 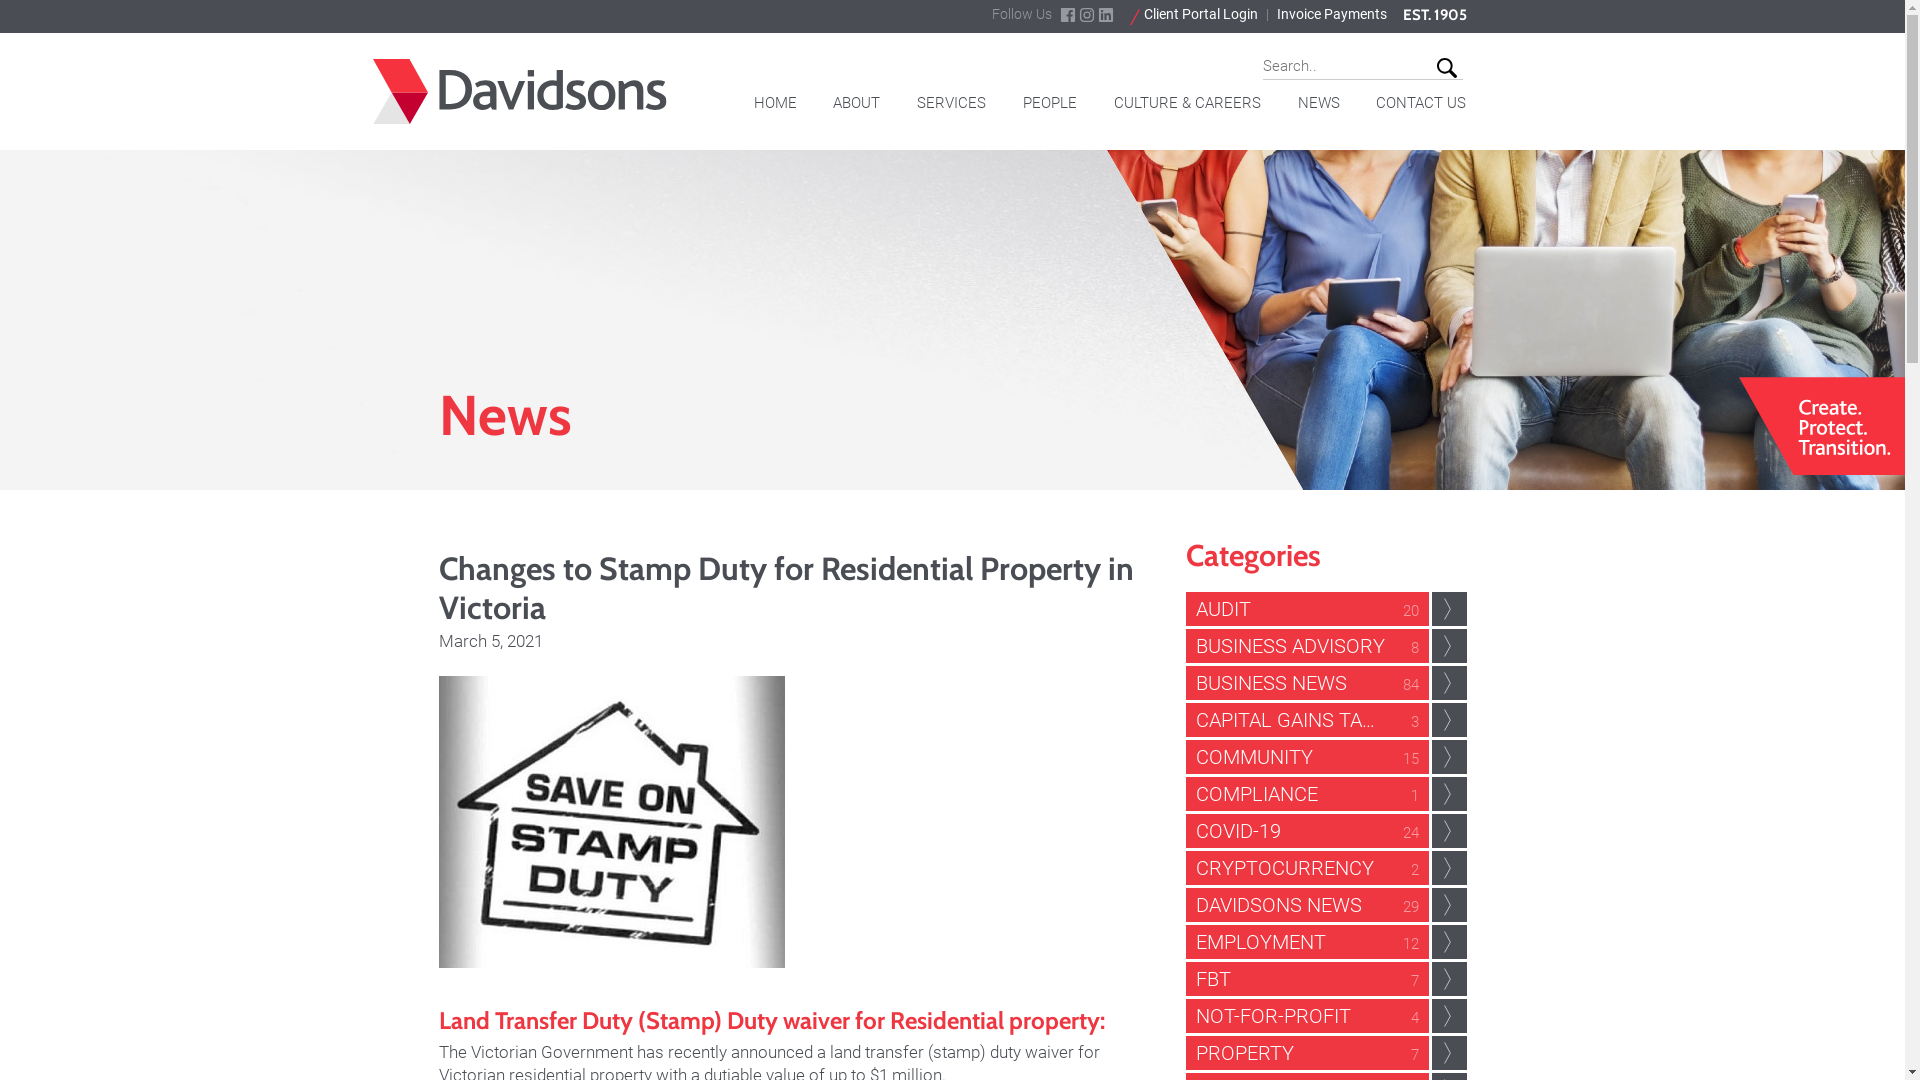 I want to click on 'PEOPLE', so click(x=1049, y=108).